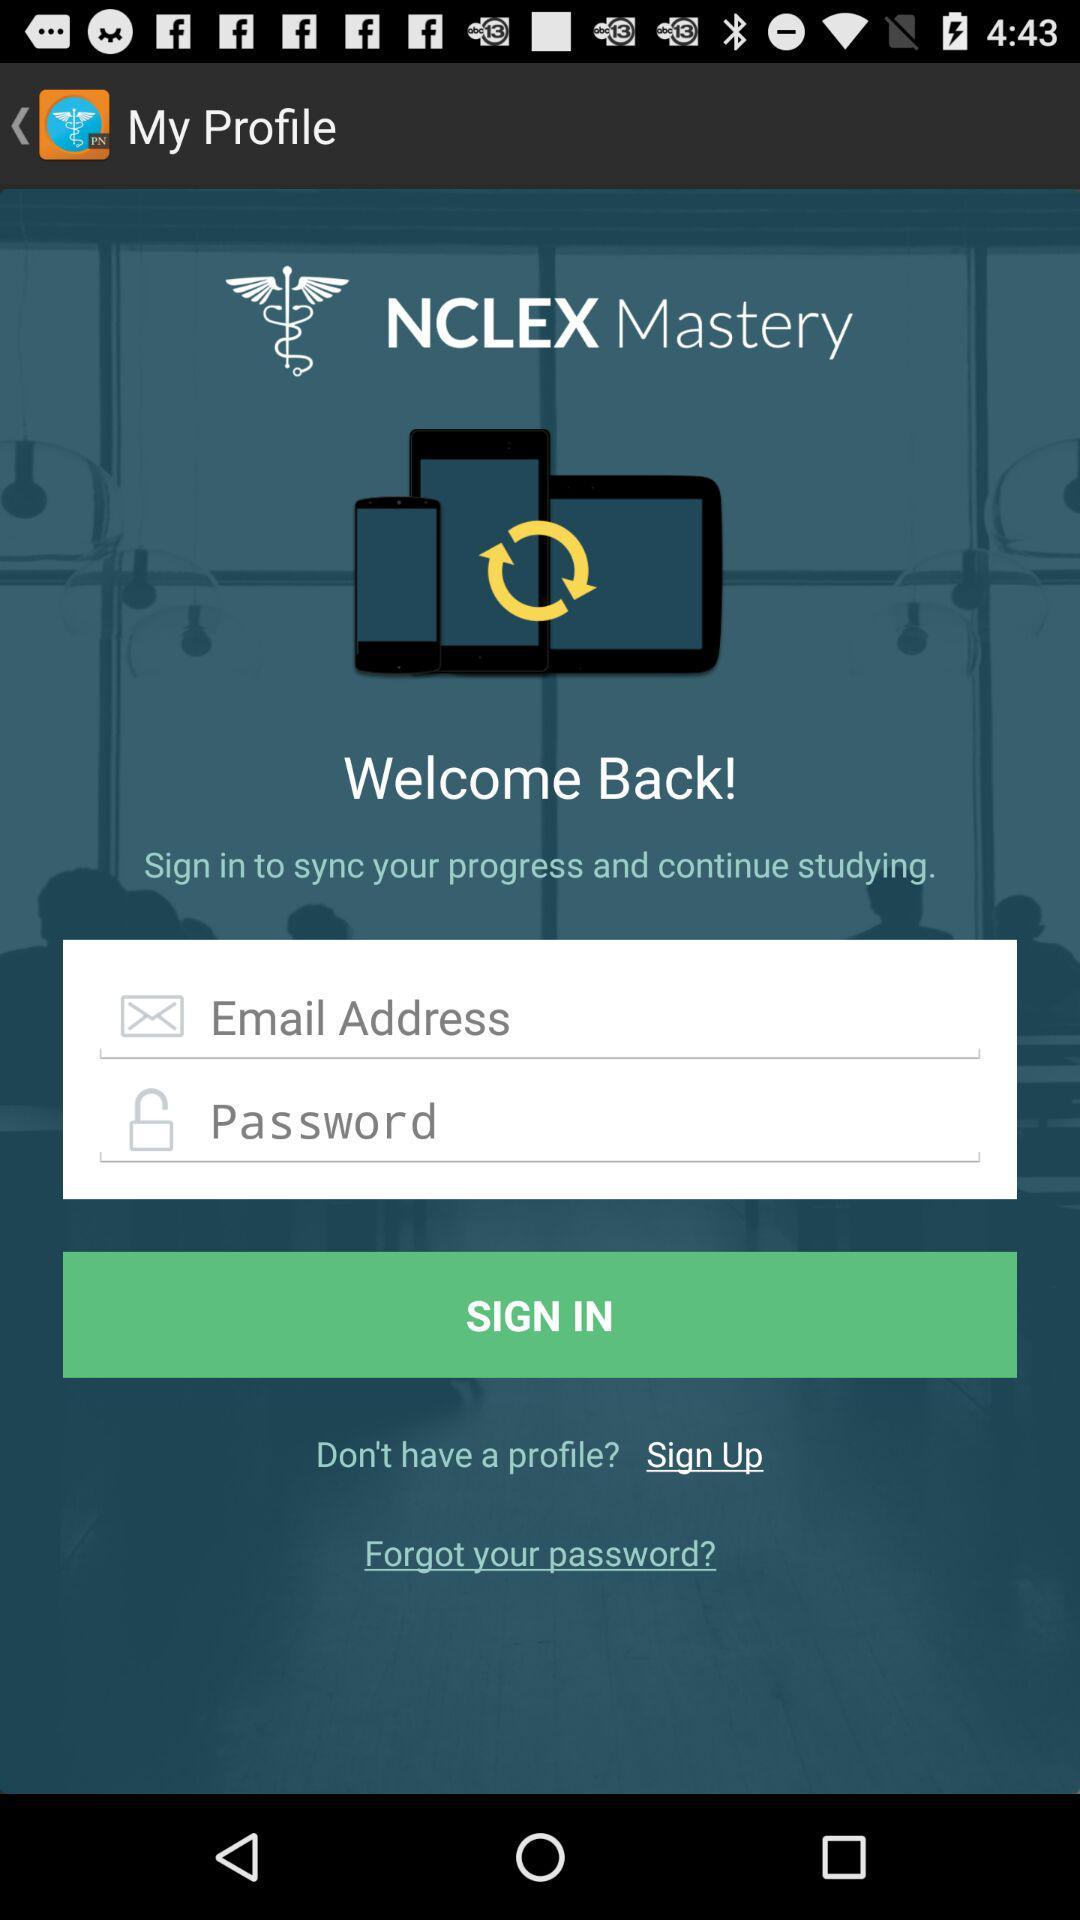  Describe the element at coordinates (704, 1453) in the screenshot. I see `the icon next to the don t have icon` at that location.